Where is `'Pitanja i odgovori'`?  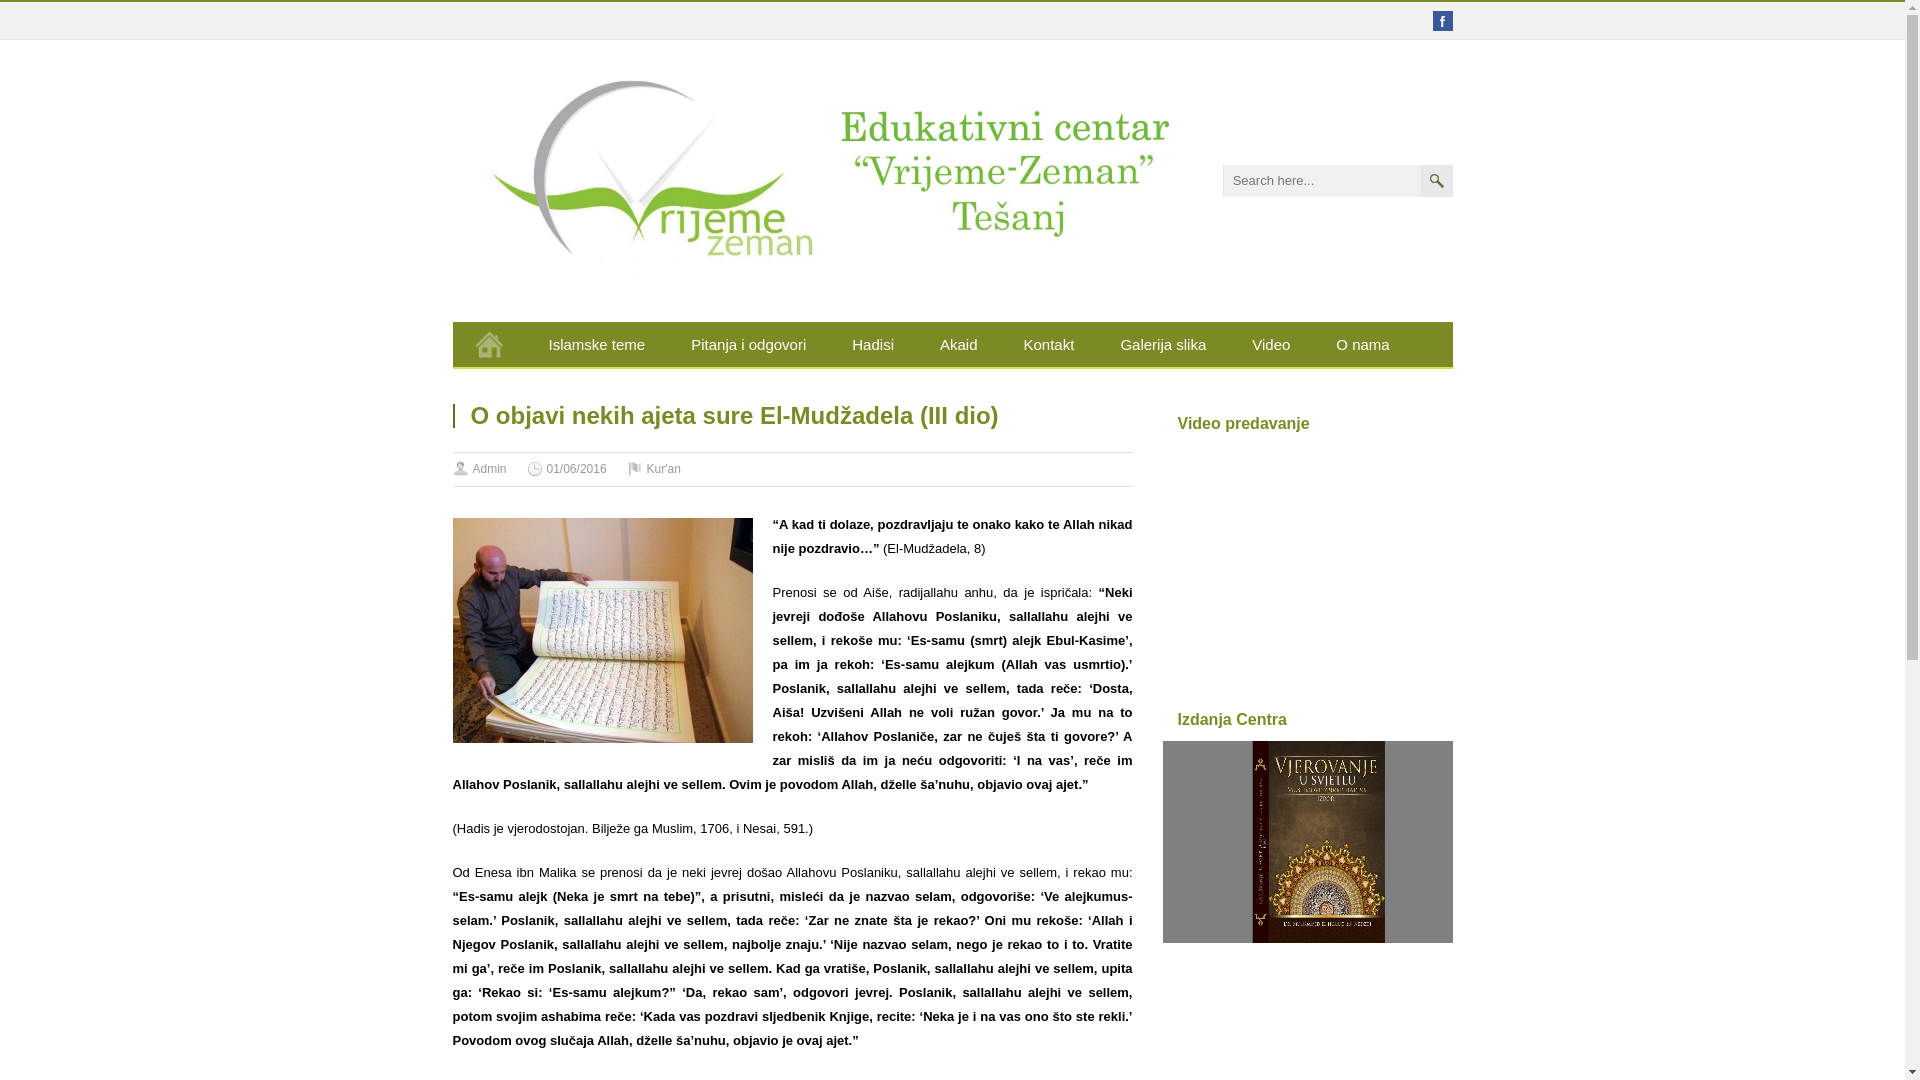
'Pitanja i odgovori' is located at coordinates (747, 343).